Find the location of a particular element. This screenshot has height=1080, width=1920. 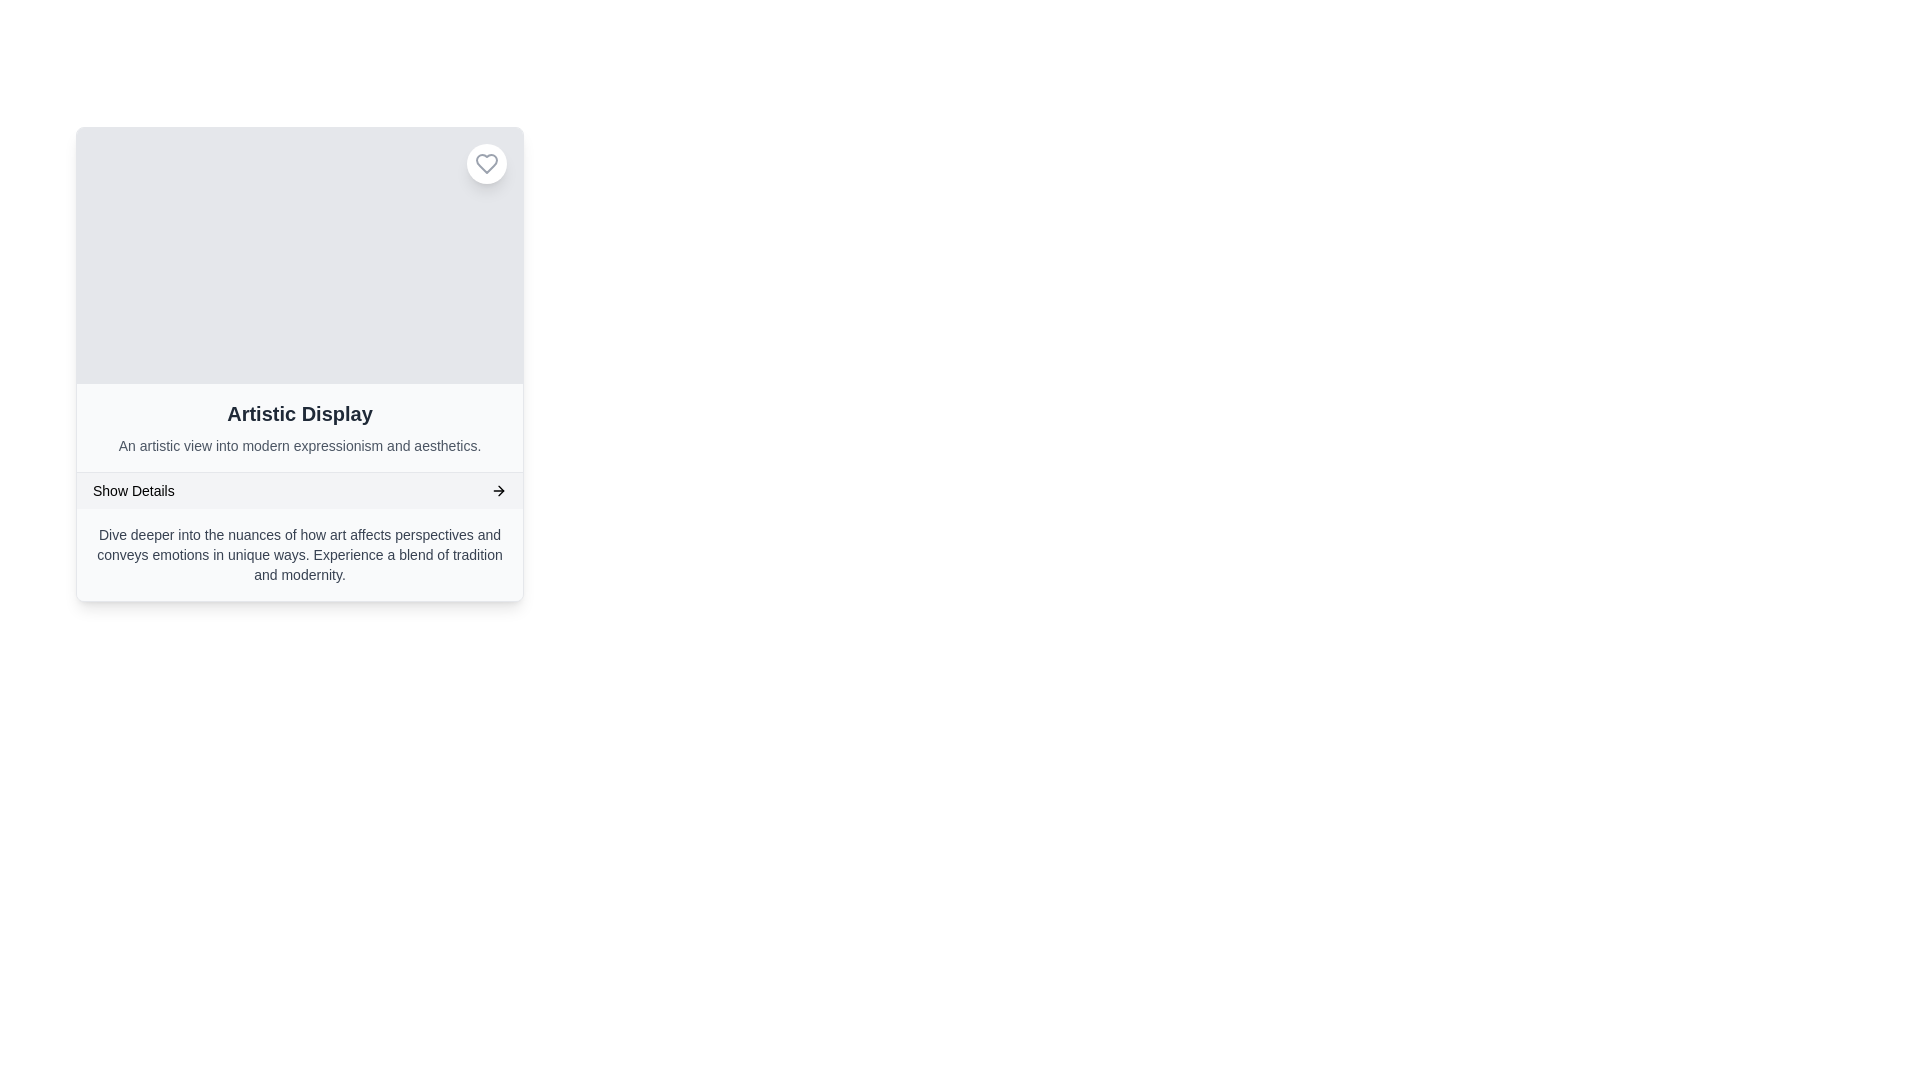

title and description text located in the upper section of the card interface, directly below the image placeholder and above the 'Show Details' button is located at coordinates (298, 427).